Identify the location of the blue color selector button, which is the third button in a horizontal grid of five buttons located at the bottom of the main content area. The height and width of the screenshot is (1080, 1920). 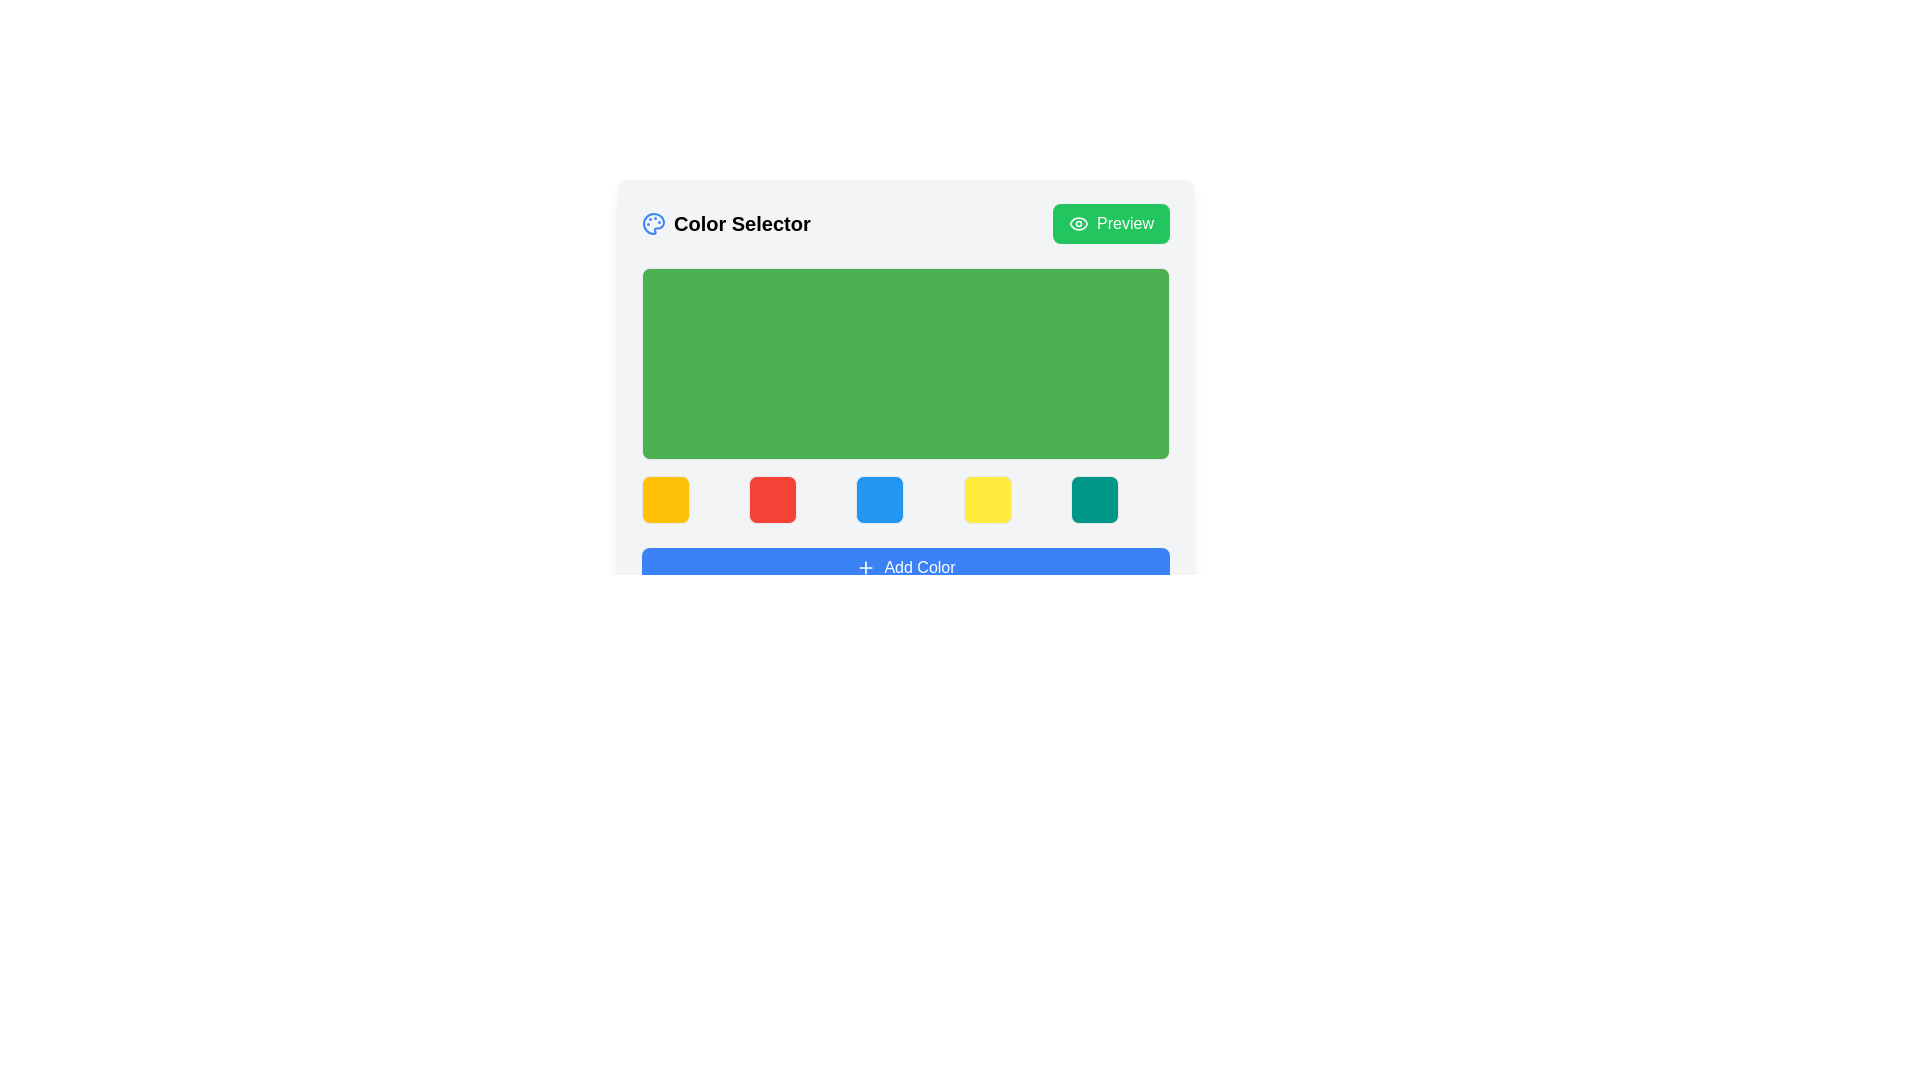
(880, 499).